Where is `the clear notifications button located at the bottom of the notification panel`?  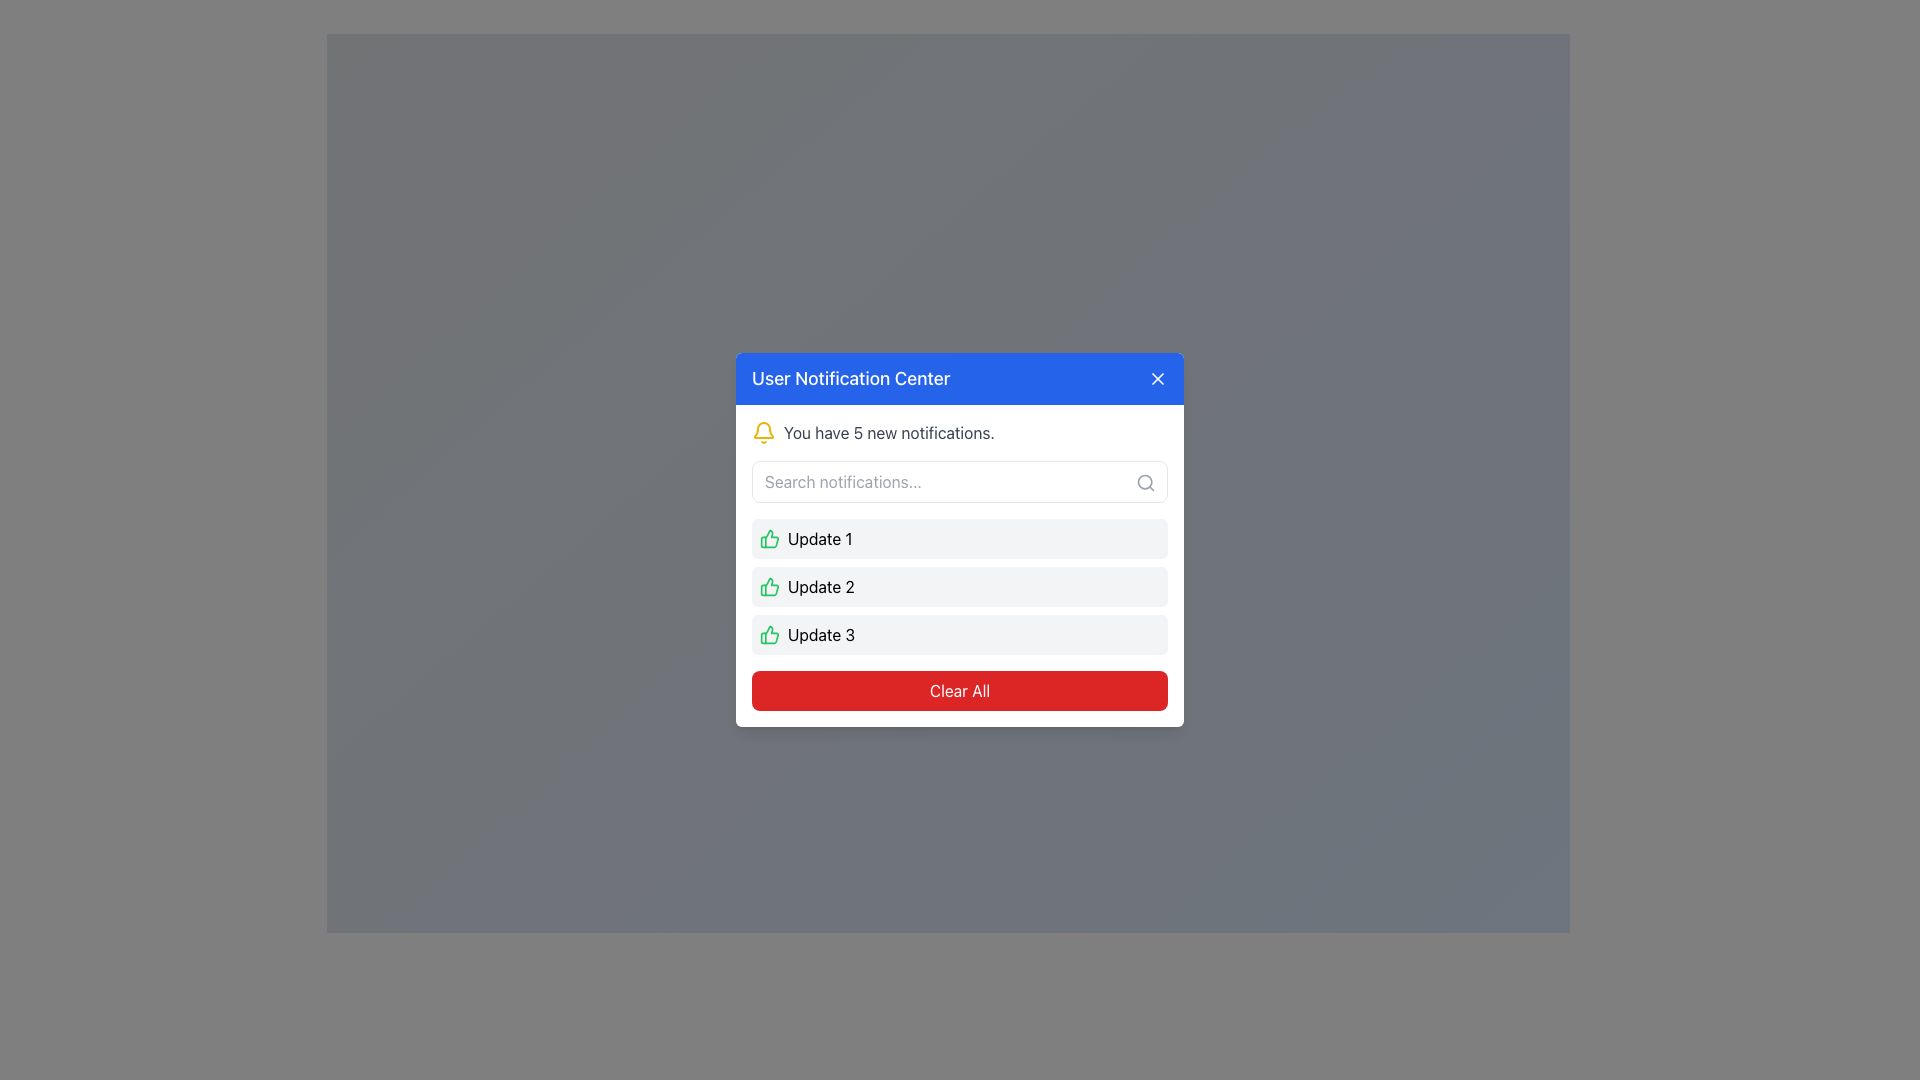
the clear notifications button located at the bottom of the notification panel is located at coordinates (960, 689).